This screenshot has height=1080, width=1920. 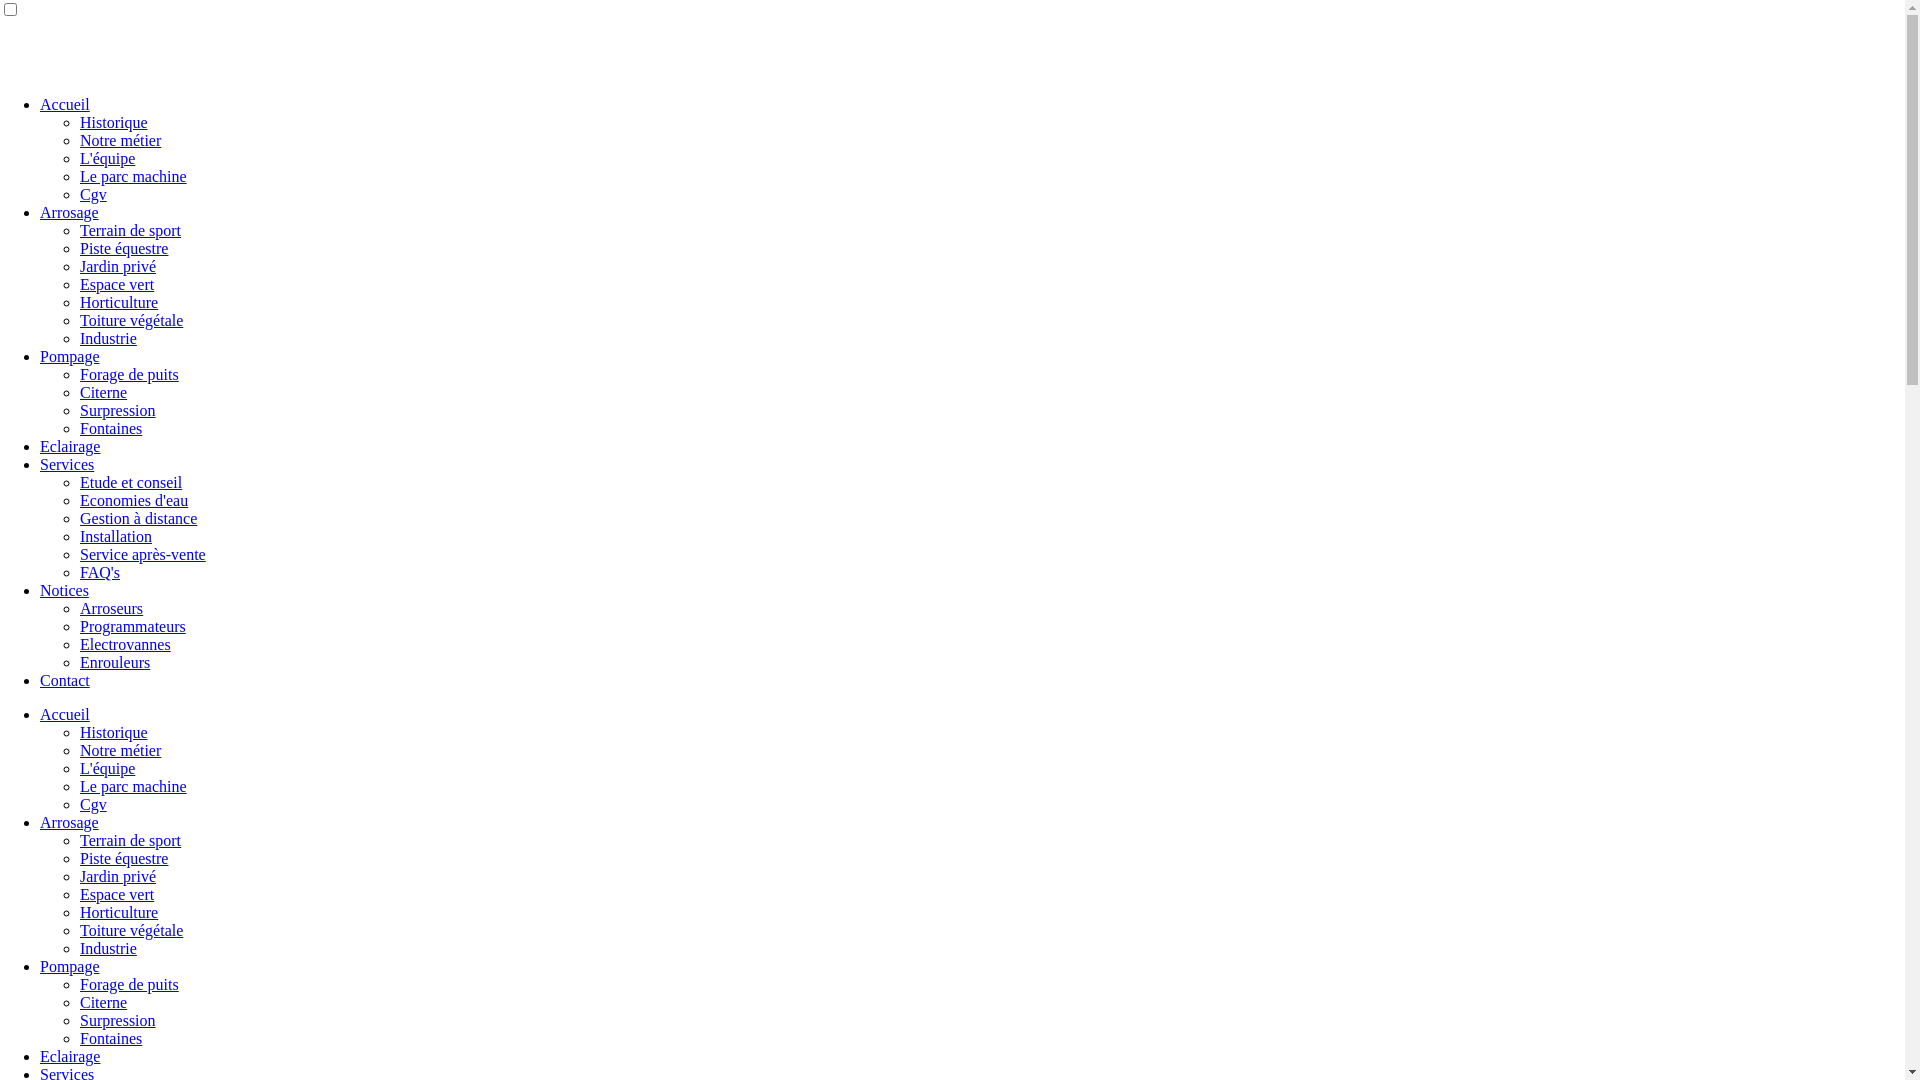 I want to click on 'Citerne', so click(x=102, y=1002).